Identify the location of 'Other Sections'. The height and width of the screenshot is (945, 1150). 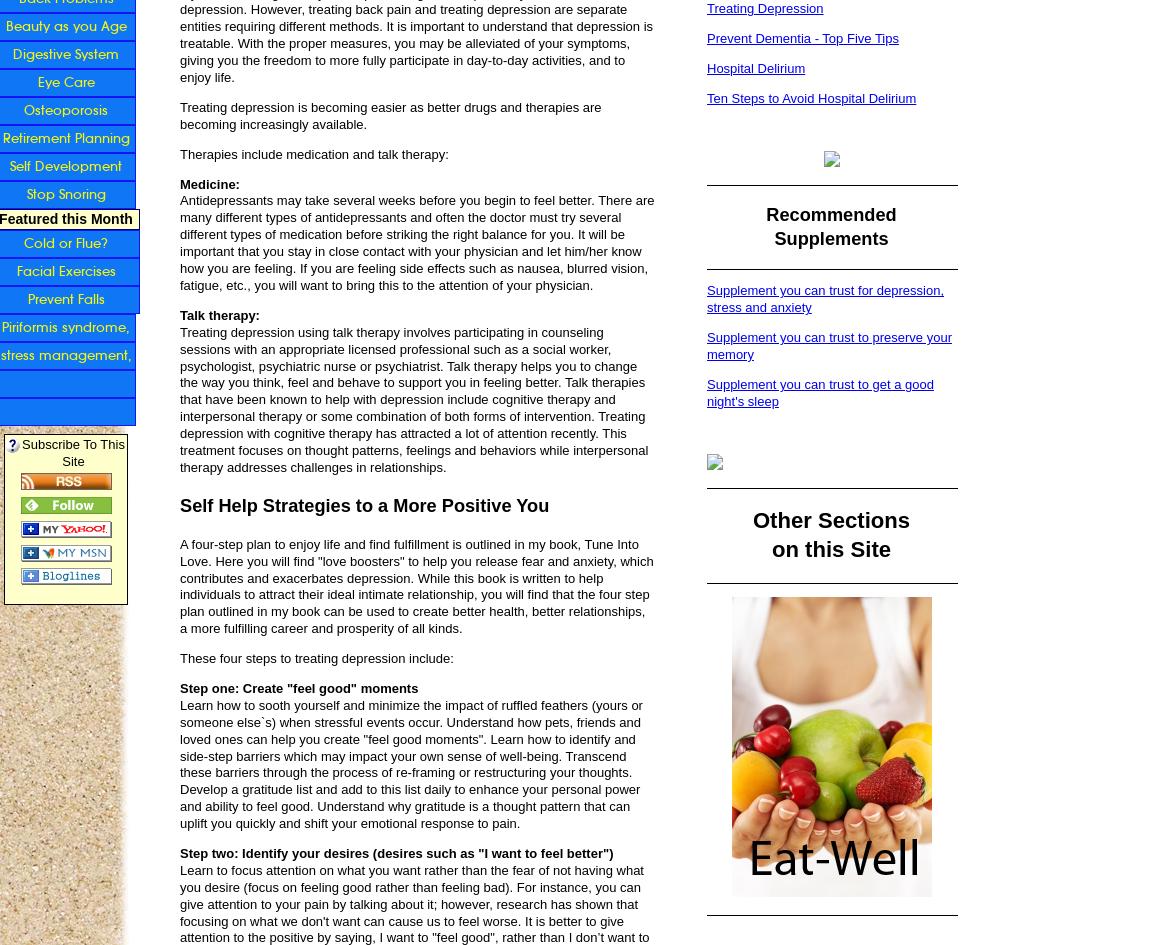
(829, 518).